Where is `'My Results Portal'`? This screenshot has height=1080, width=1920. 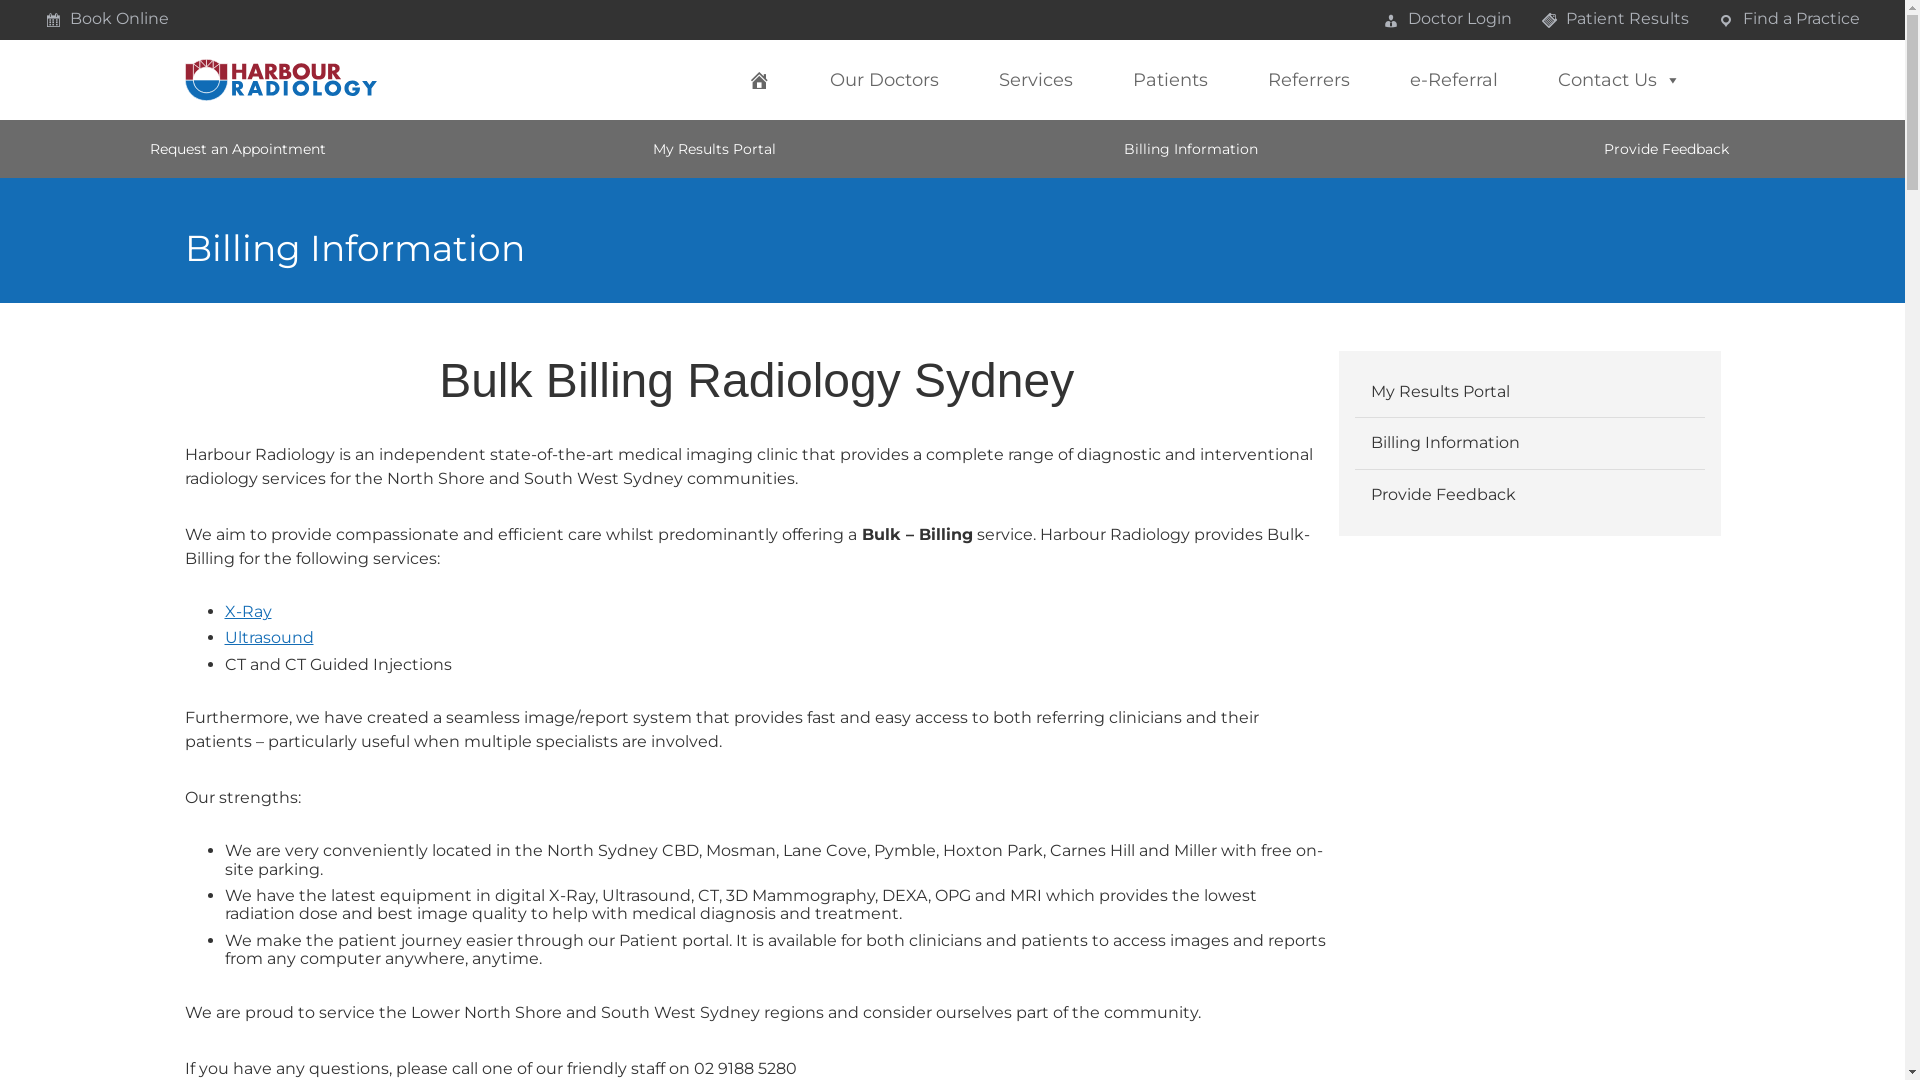
'My Results Portal' is located at coordinates (1529, 392).